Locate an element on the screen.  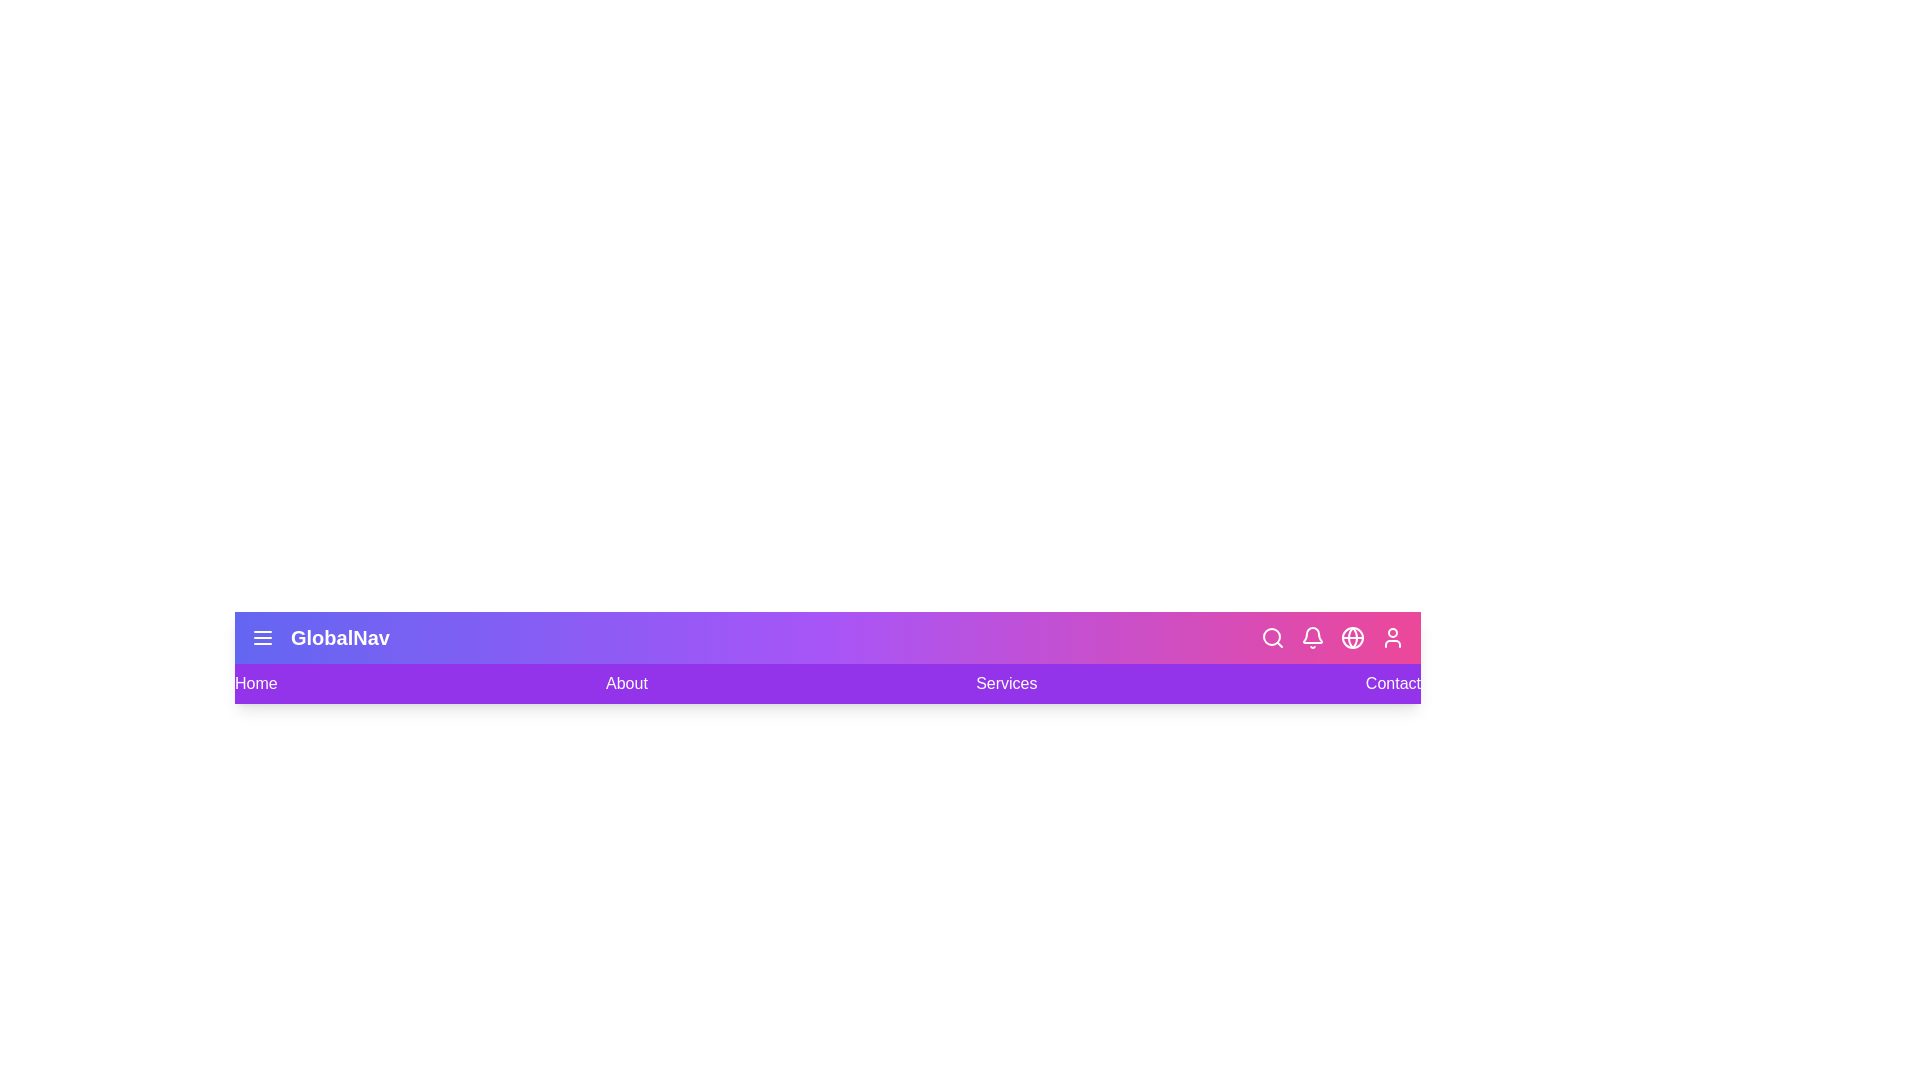
the Notifications icon is located at coordinates (1313, 637).